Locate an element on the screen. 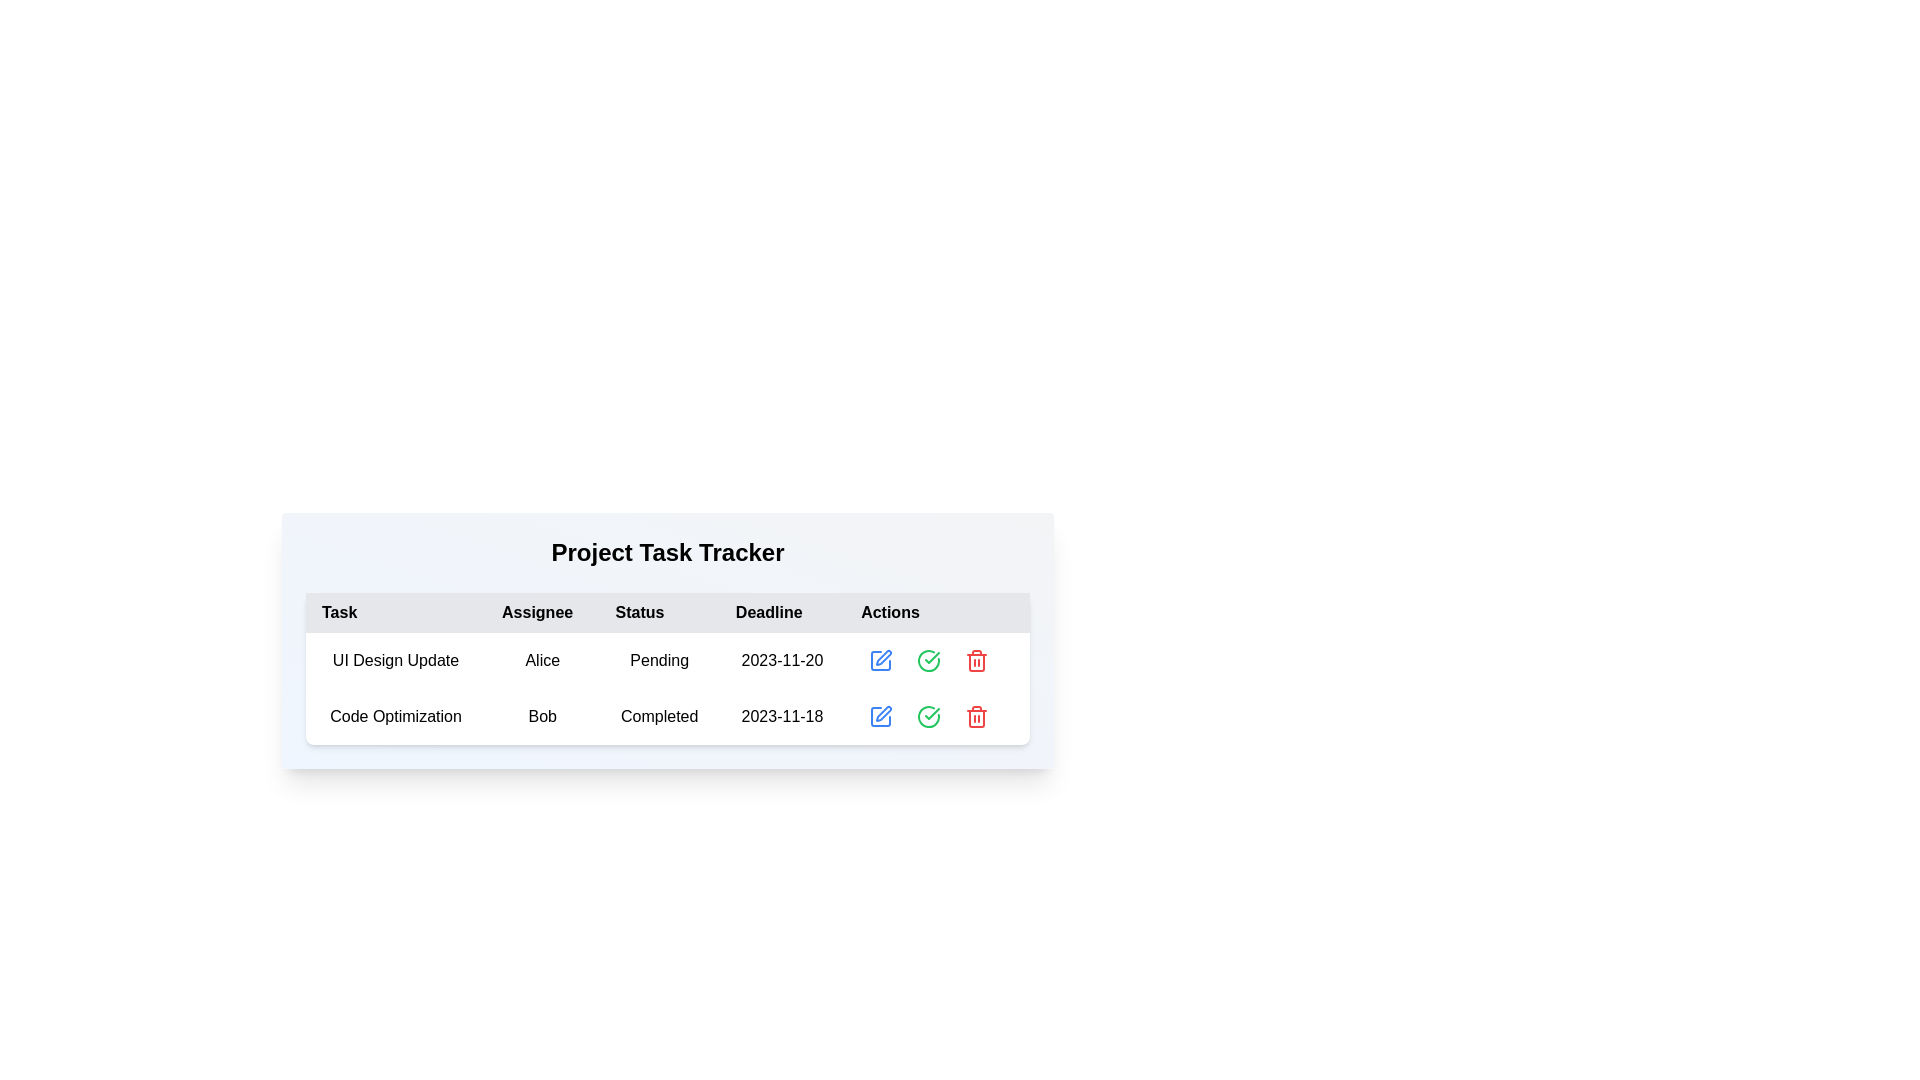 The image size is (1920, 1080). the 'Code Optimization' text label located in the 'Task' column of the 'Project Task Tracker' table, which is the first element in the second row adjacent to 'Assignee' column text 'Bob' is located at coordinates (396, 716).